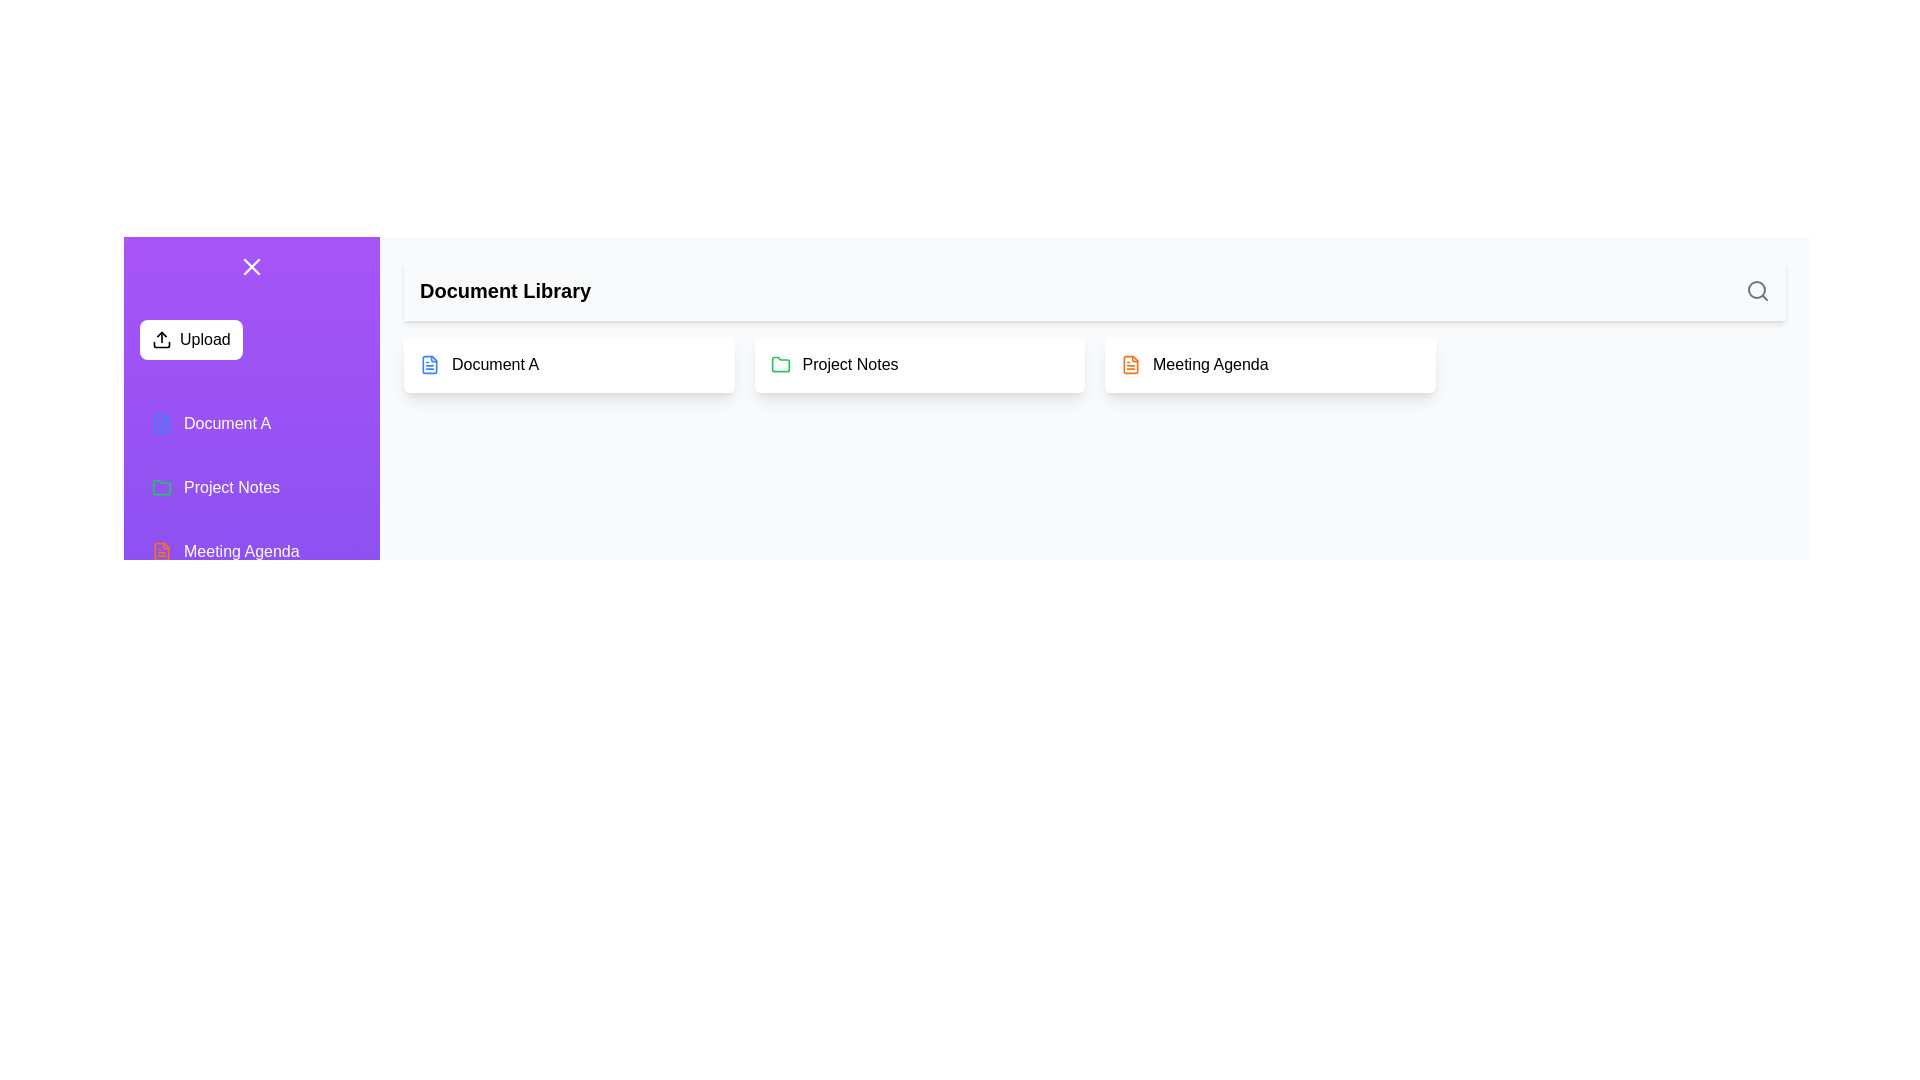 Image resolution: width=1920 pixels, height=1080 pixels. I want to click on the document card titled 'Document A' to view its details, so click(568, 365).